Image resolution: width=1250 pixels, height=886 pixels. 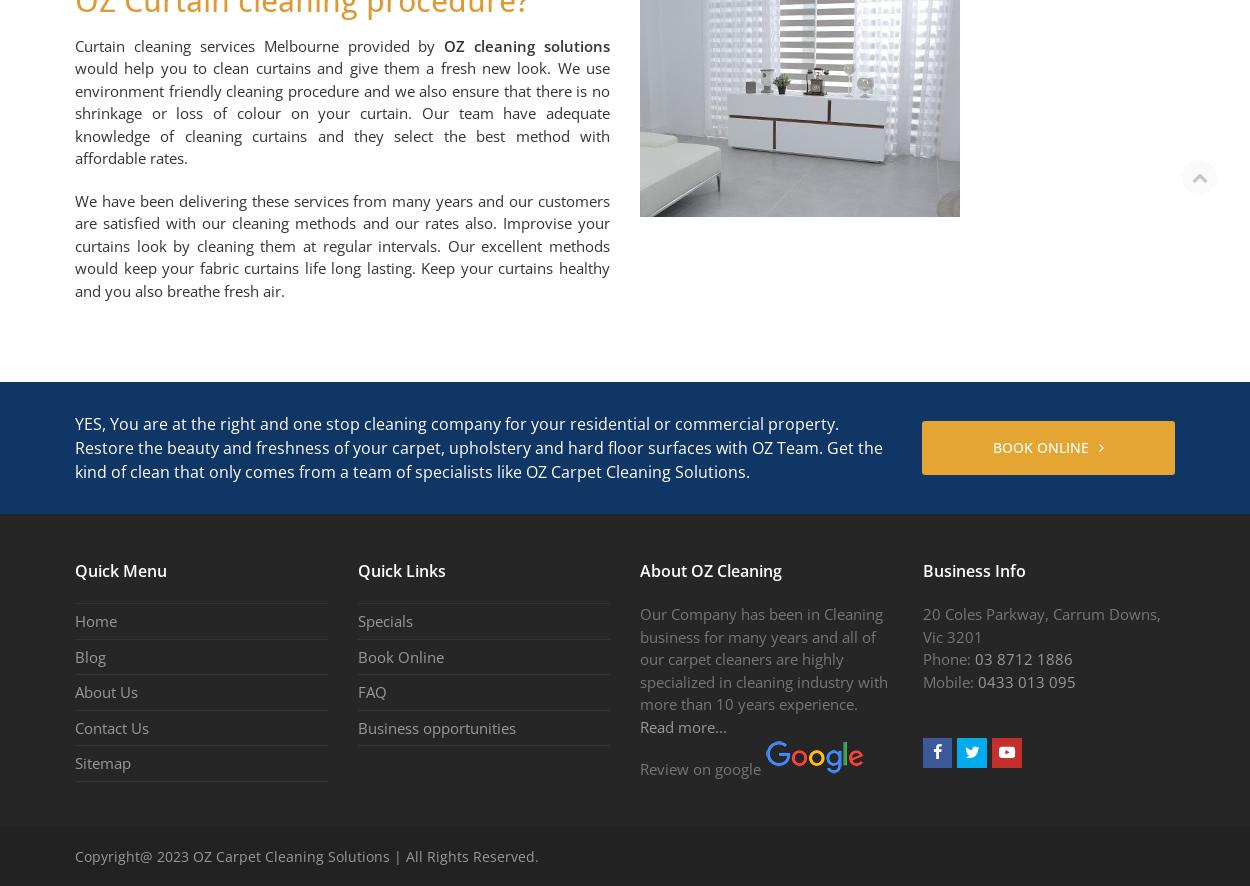 What do you see at coordinates (74, 571) in the screenshot?
I see `'Quick Menu'` at bounding box center [74, 571].